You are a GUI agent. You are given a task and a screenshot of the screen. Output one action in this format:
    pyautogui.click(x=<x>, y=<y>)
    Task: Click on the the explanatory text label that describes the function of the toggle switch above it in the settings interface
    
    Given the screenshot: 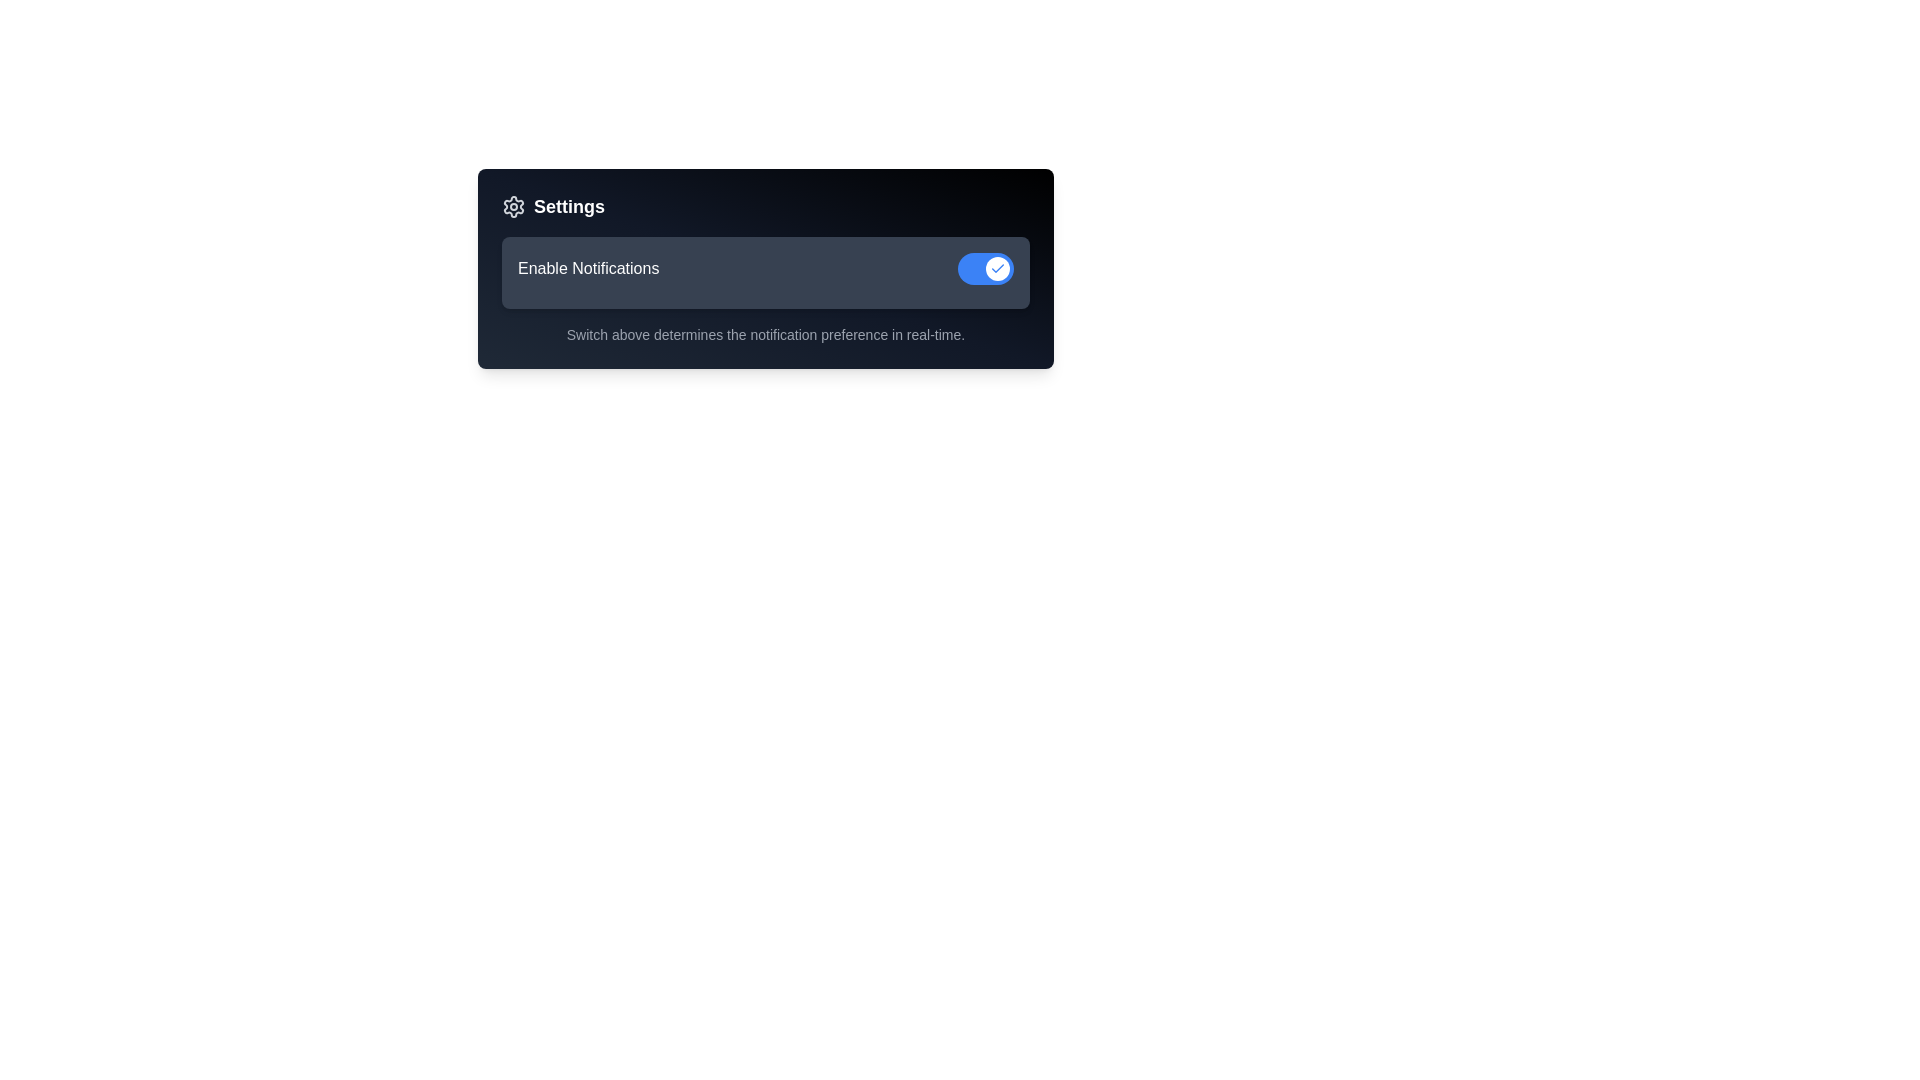 What is the action you would take?
    pyautogui.click(x=765, y=334)
    